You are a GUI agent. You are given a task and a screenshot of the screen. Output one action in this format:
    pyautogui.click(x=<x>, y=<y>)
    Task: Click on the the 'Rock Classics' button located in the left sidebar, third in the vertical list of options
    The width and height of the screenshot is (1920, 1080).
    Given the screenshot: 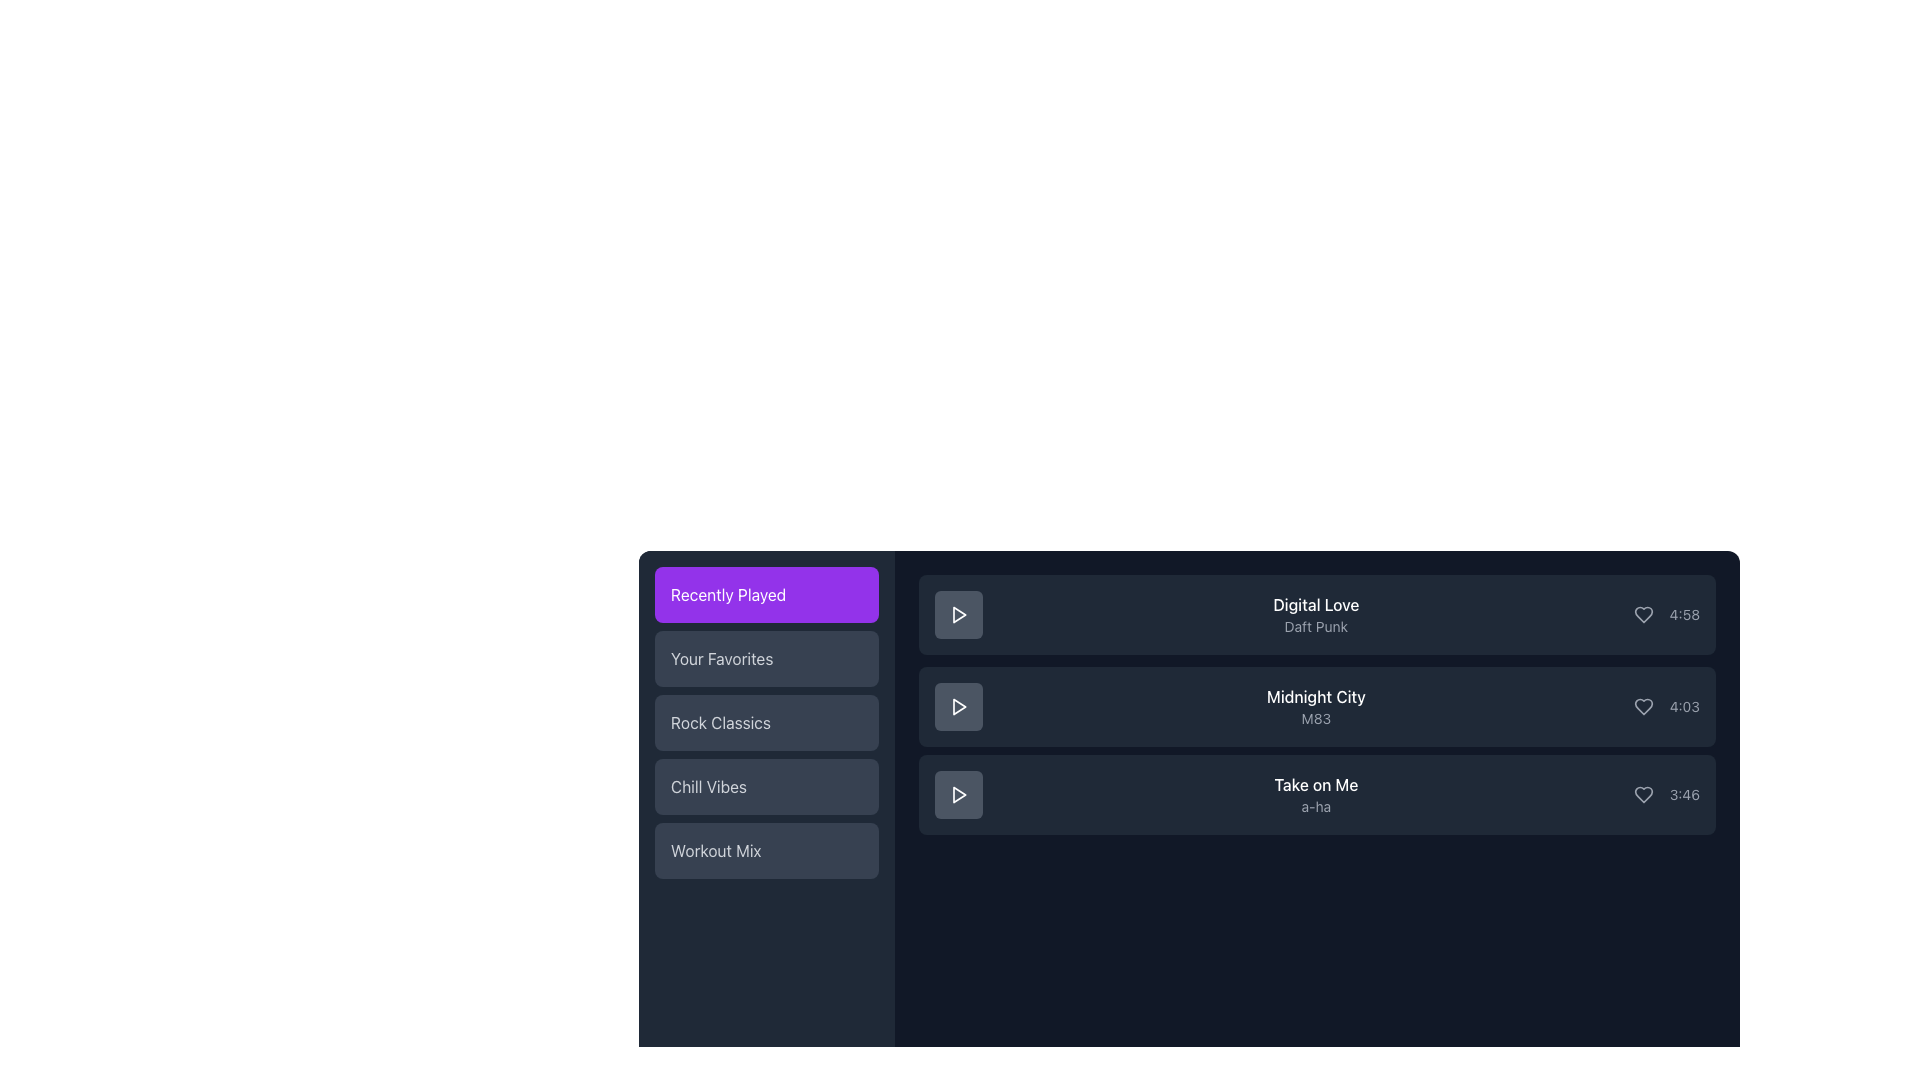 What is the action you would take?
    pyautogui.click(x=766, y=722)
    